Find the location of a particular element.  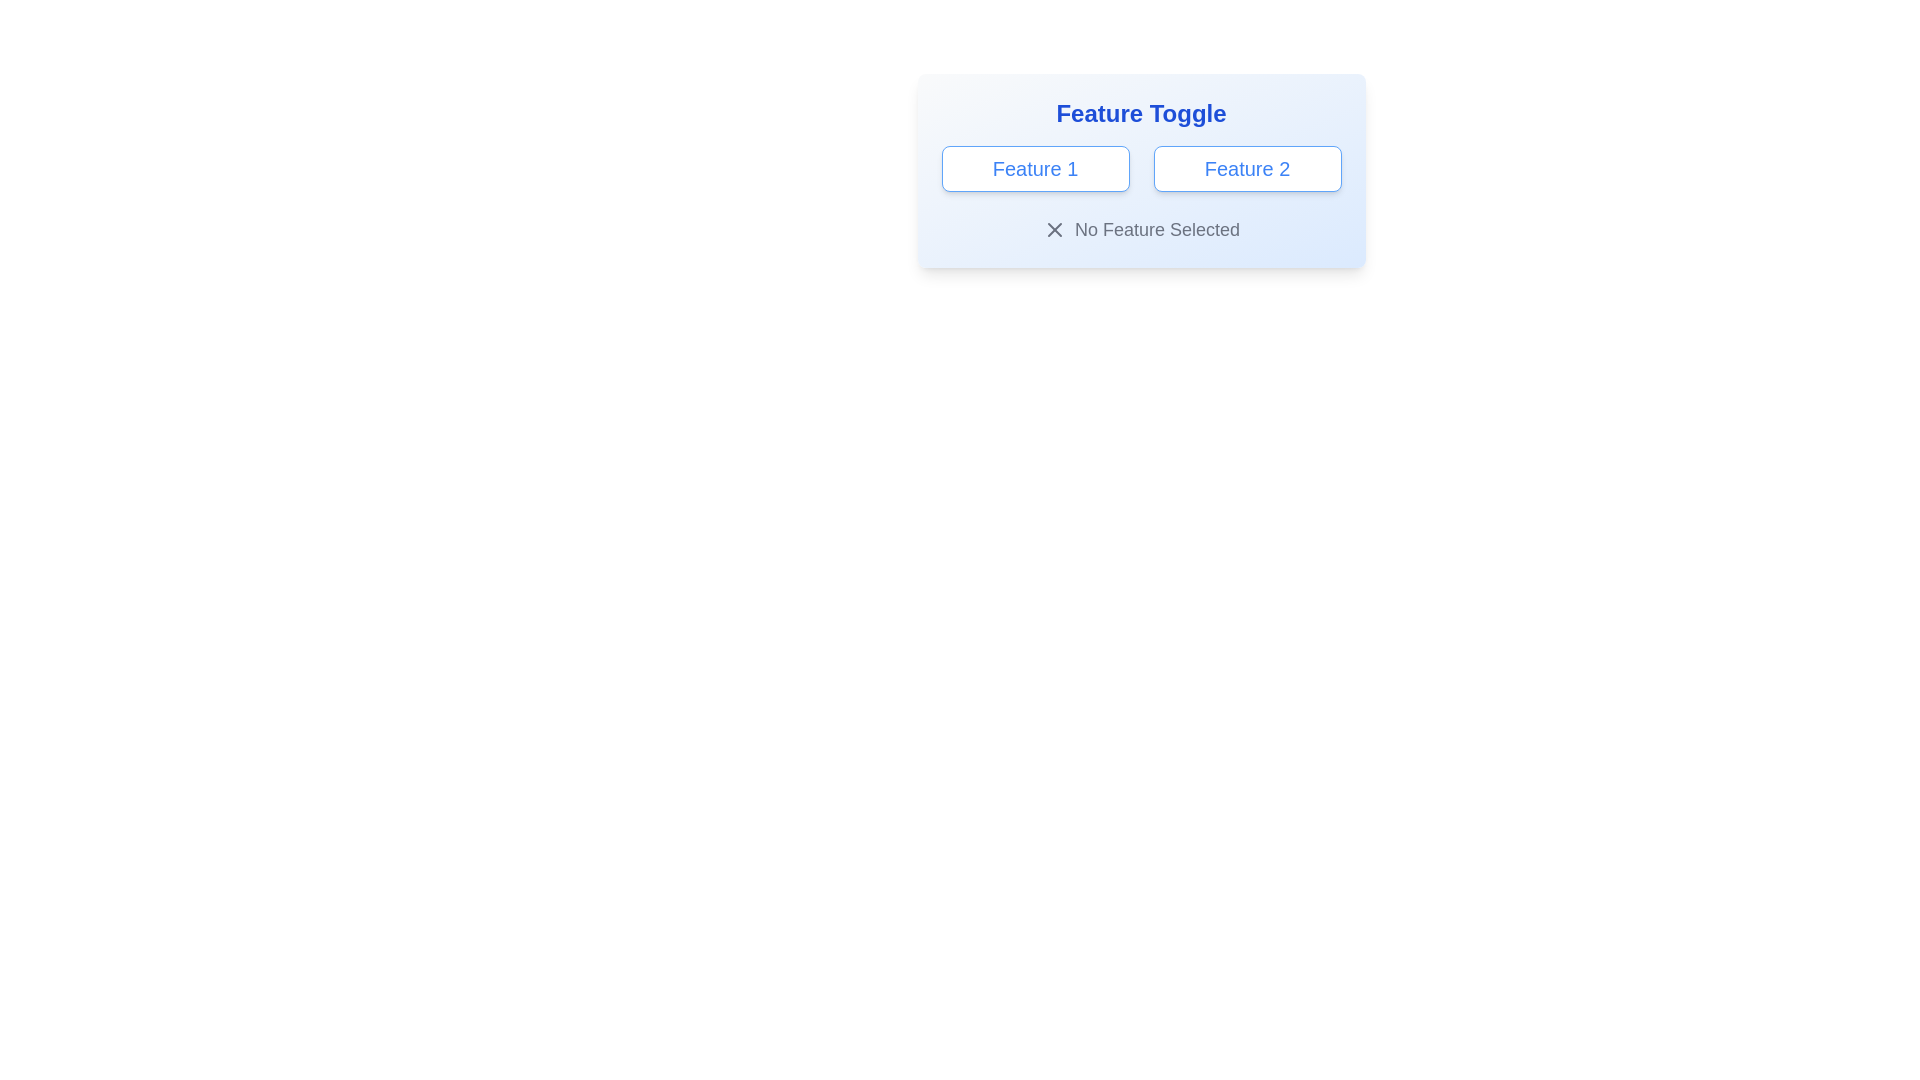

the Text Label indicating that no feature has been selected, positioned below the 'Feature 1' and 'Feature 2' buttons is located at coordinates (1141, 229).